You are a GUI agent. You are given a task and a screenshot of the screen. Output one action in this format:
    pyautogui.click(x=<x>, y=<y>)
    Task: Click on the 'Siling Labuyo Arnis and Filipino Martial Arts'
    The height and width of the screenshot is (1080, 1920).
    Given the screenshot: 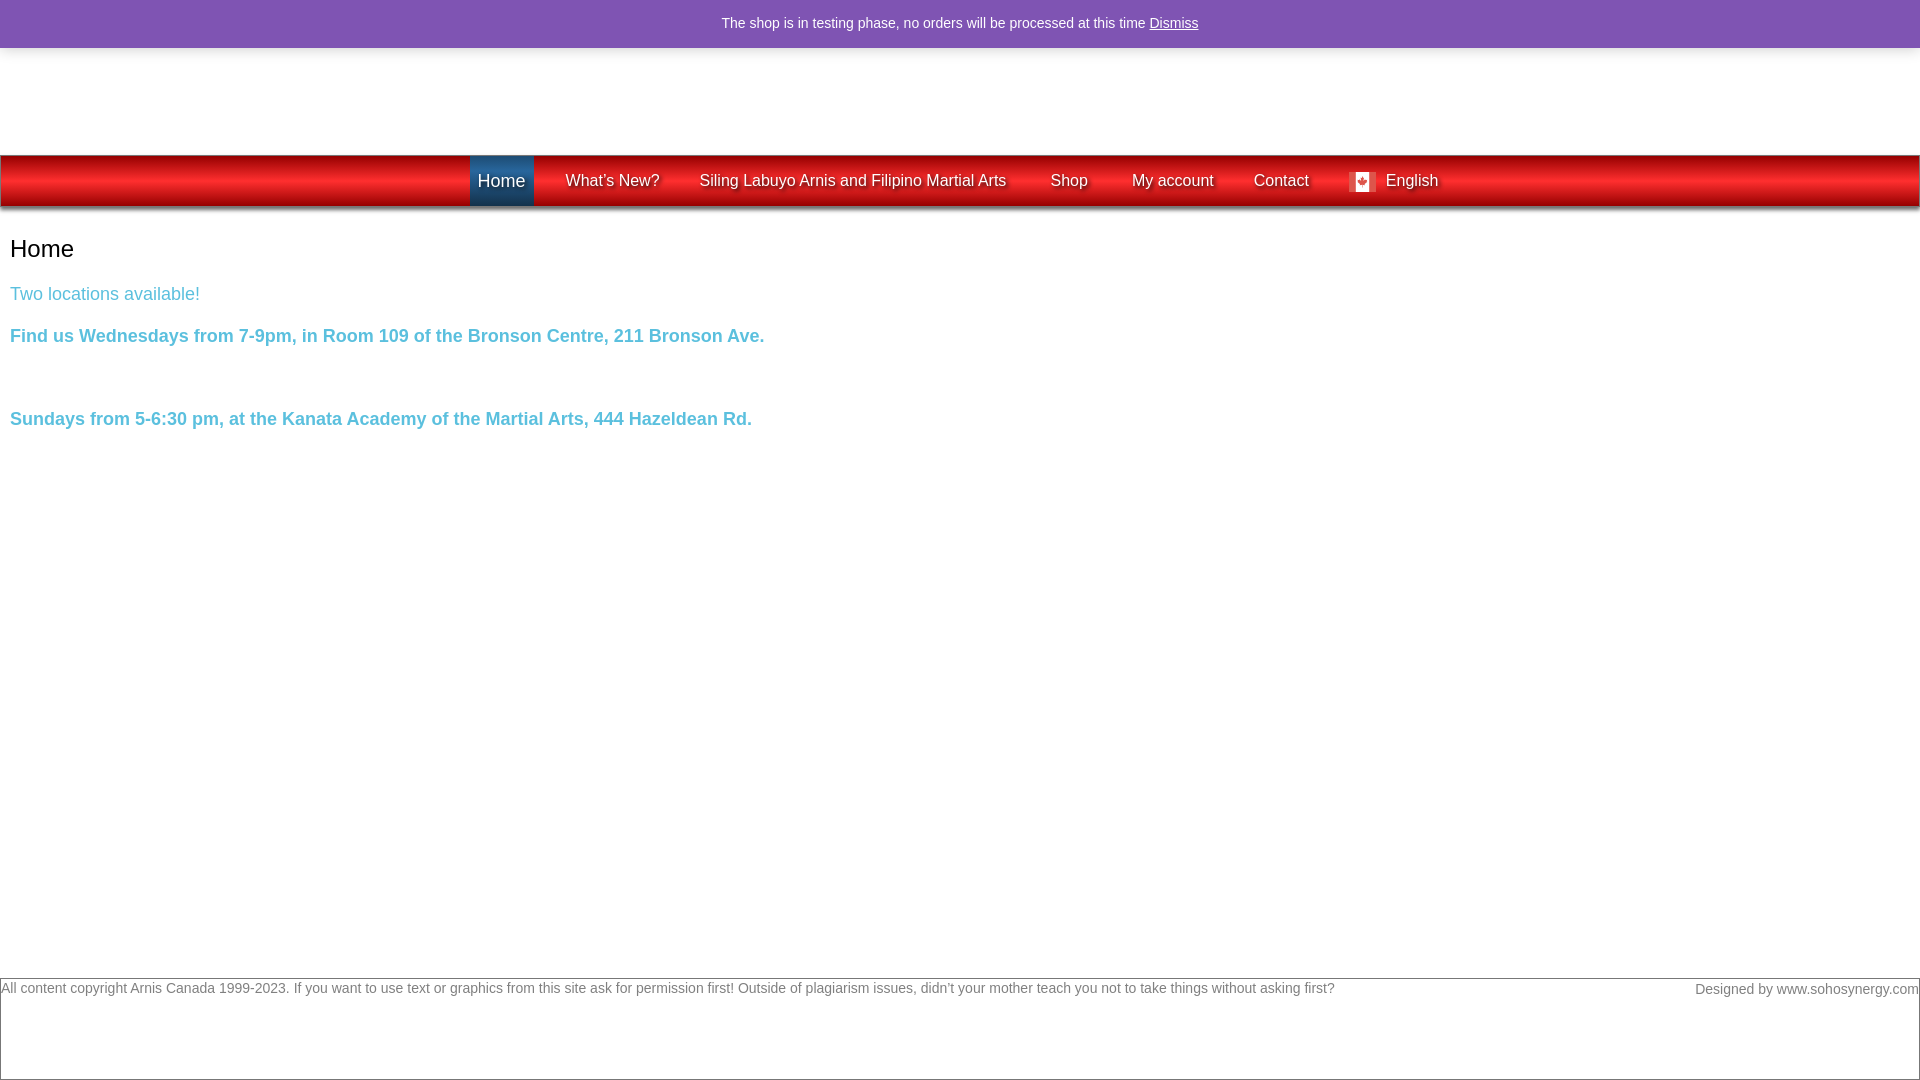 What is the action you would take?
    pyautogui.click(x=855, y=181)
    